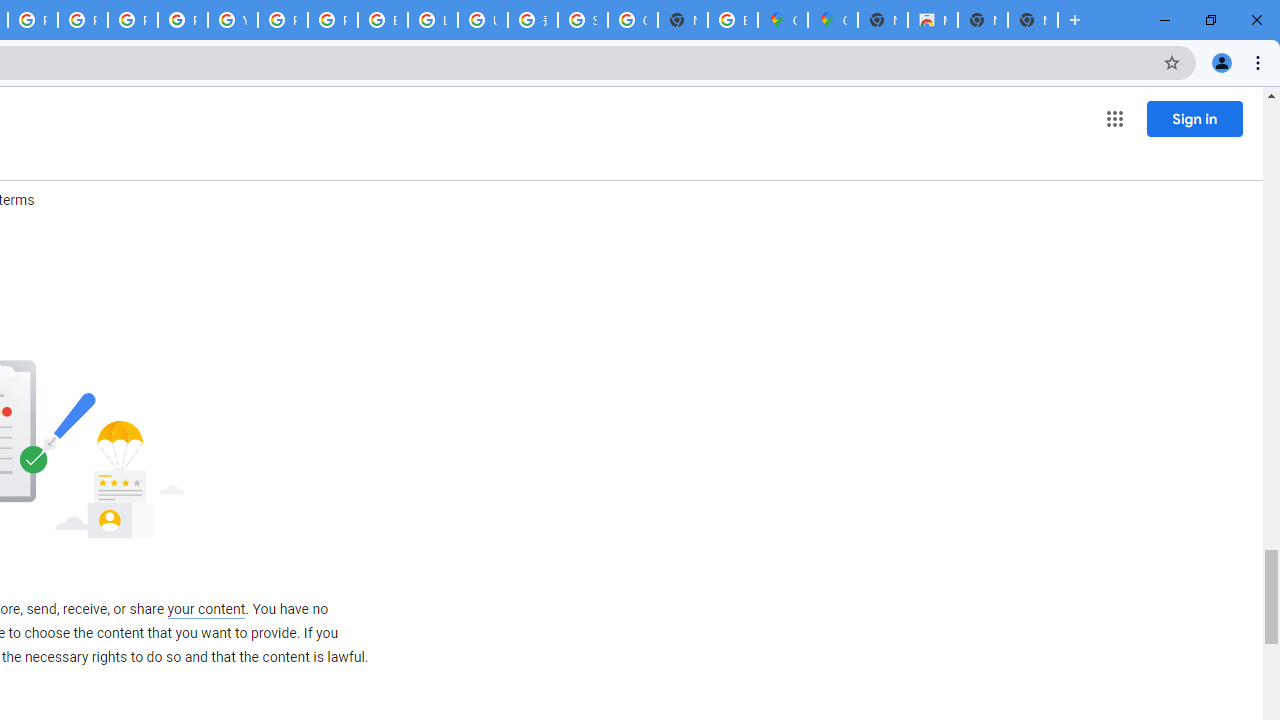 The width and height of the screenshot is (1280, 720). What do you see at coordinates (1171, 61) in the screenshot?
I see `'Bookmark this tab'` at bounding box center [1171, 61].